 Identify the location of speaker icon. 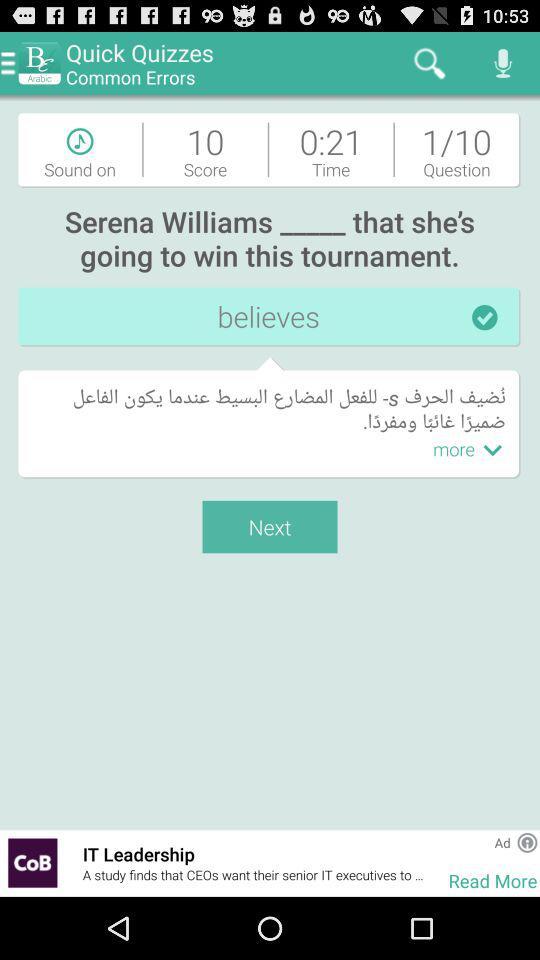
(502, 63).